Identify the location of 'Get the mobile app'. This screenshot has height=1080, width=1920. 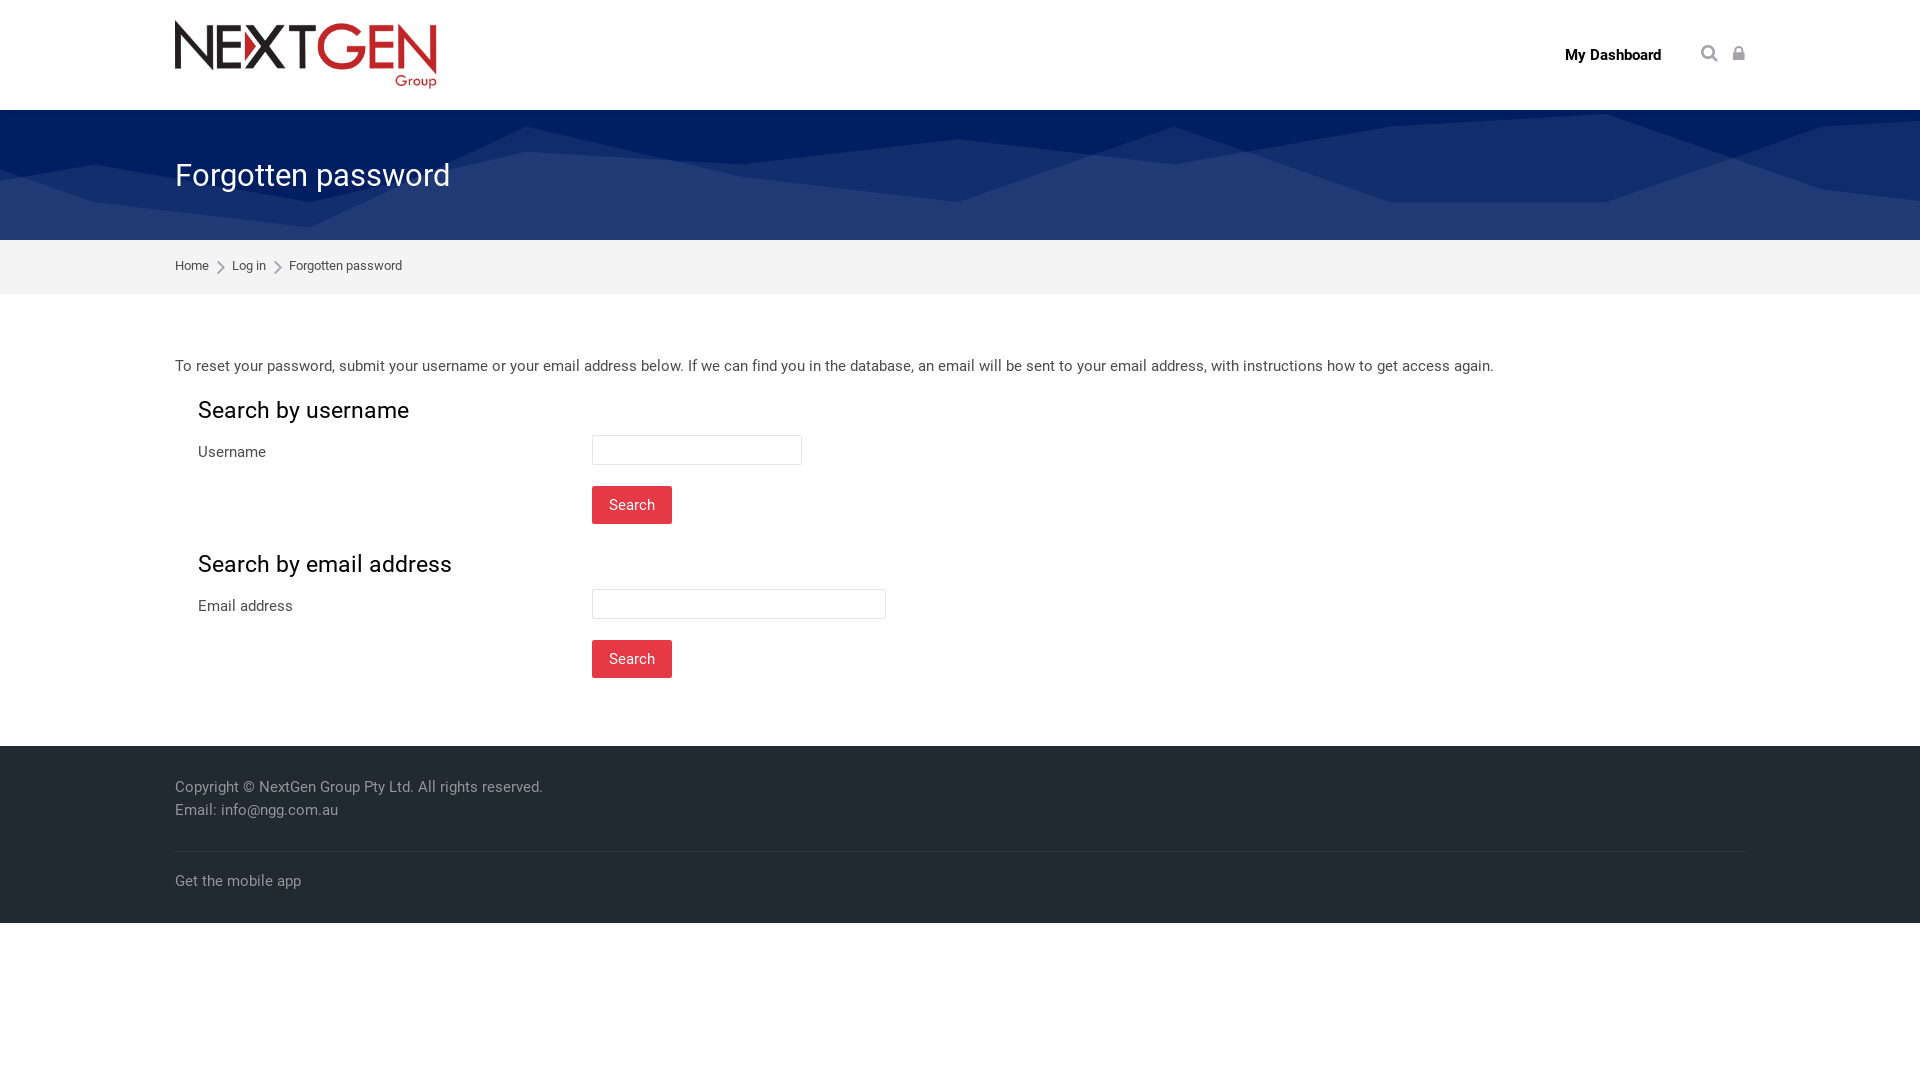
(174, 880).